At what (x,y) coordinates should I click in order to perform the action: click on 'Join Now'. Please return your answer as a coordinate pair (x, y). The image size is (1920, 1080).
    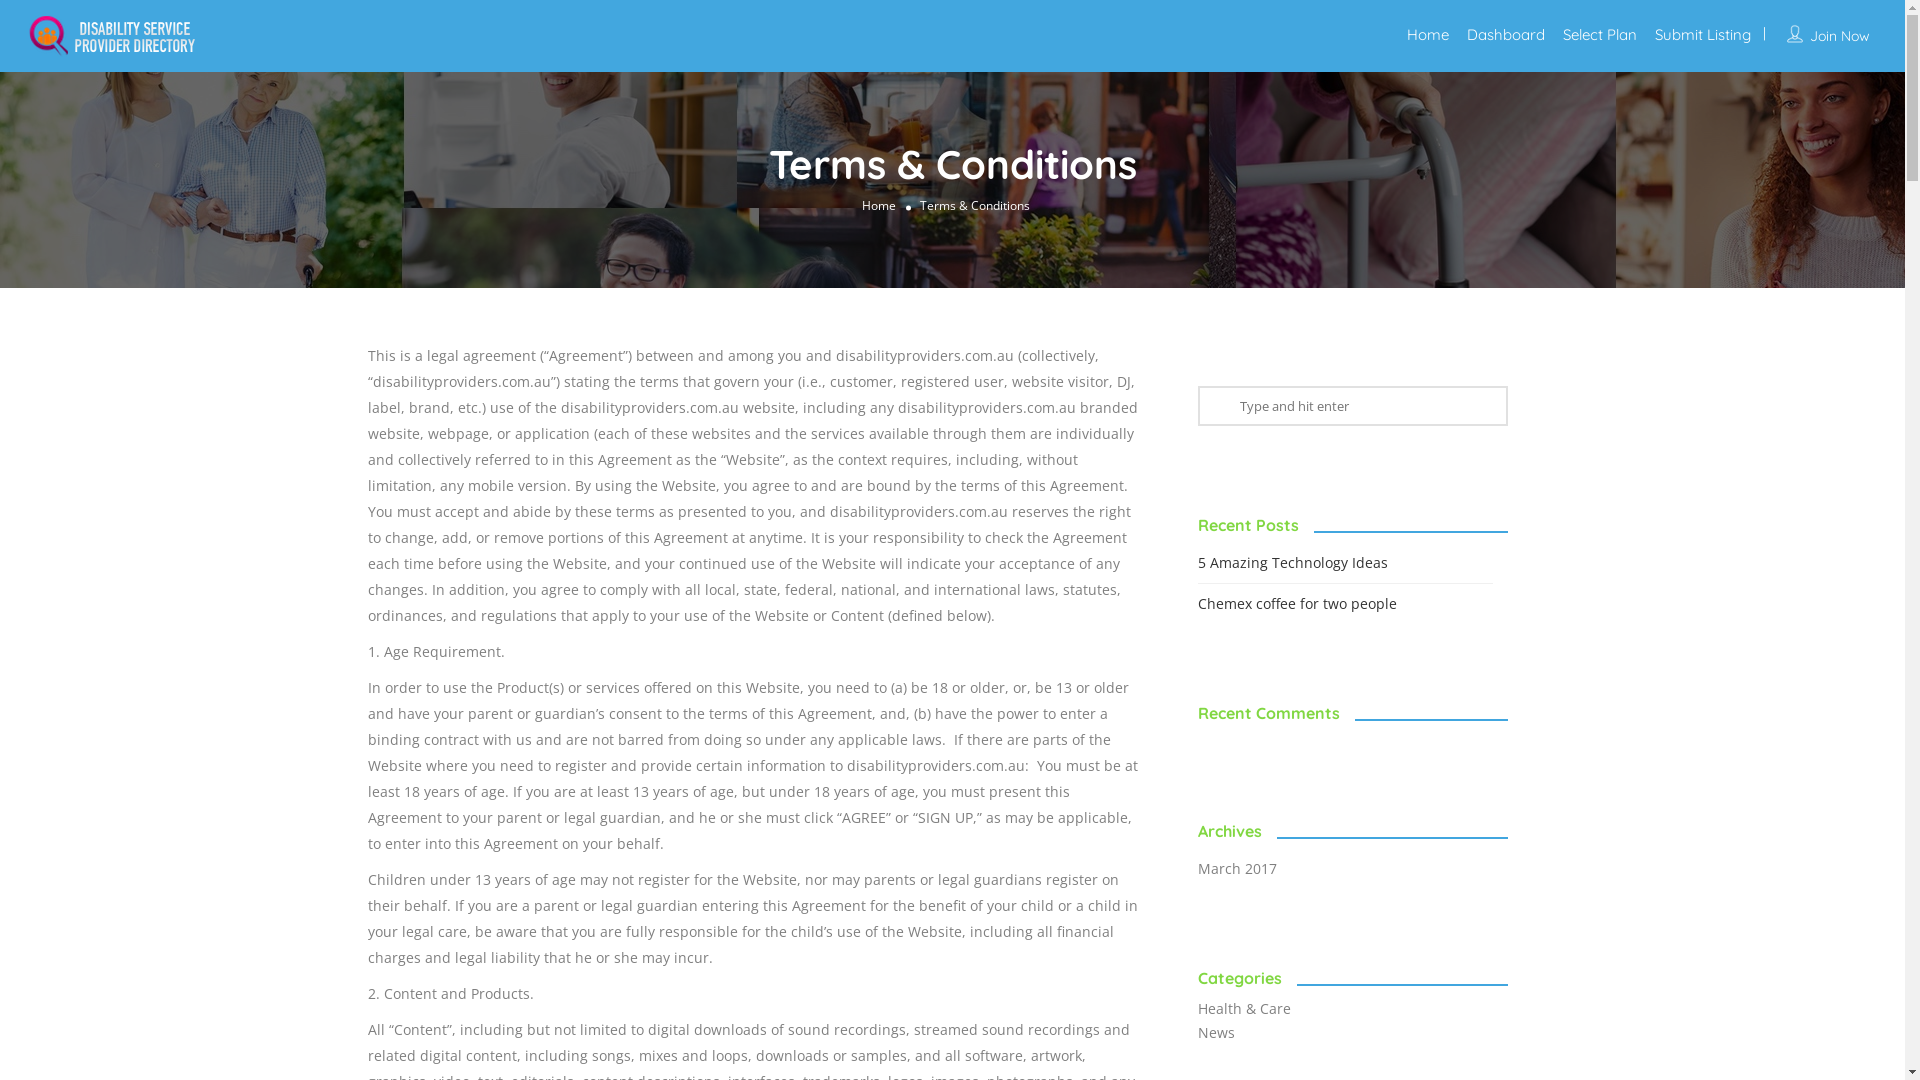
    Looking at the image, I should click on (1839, 35).